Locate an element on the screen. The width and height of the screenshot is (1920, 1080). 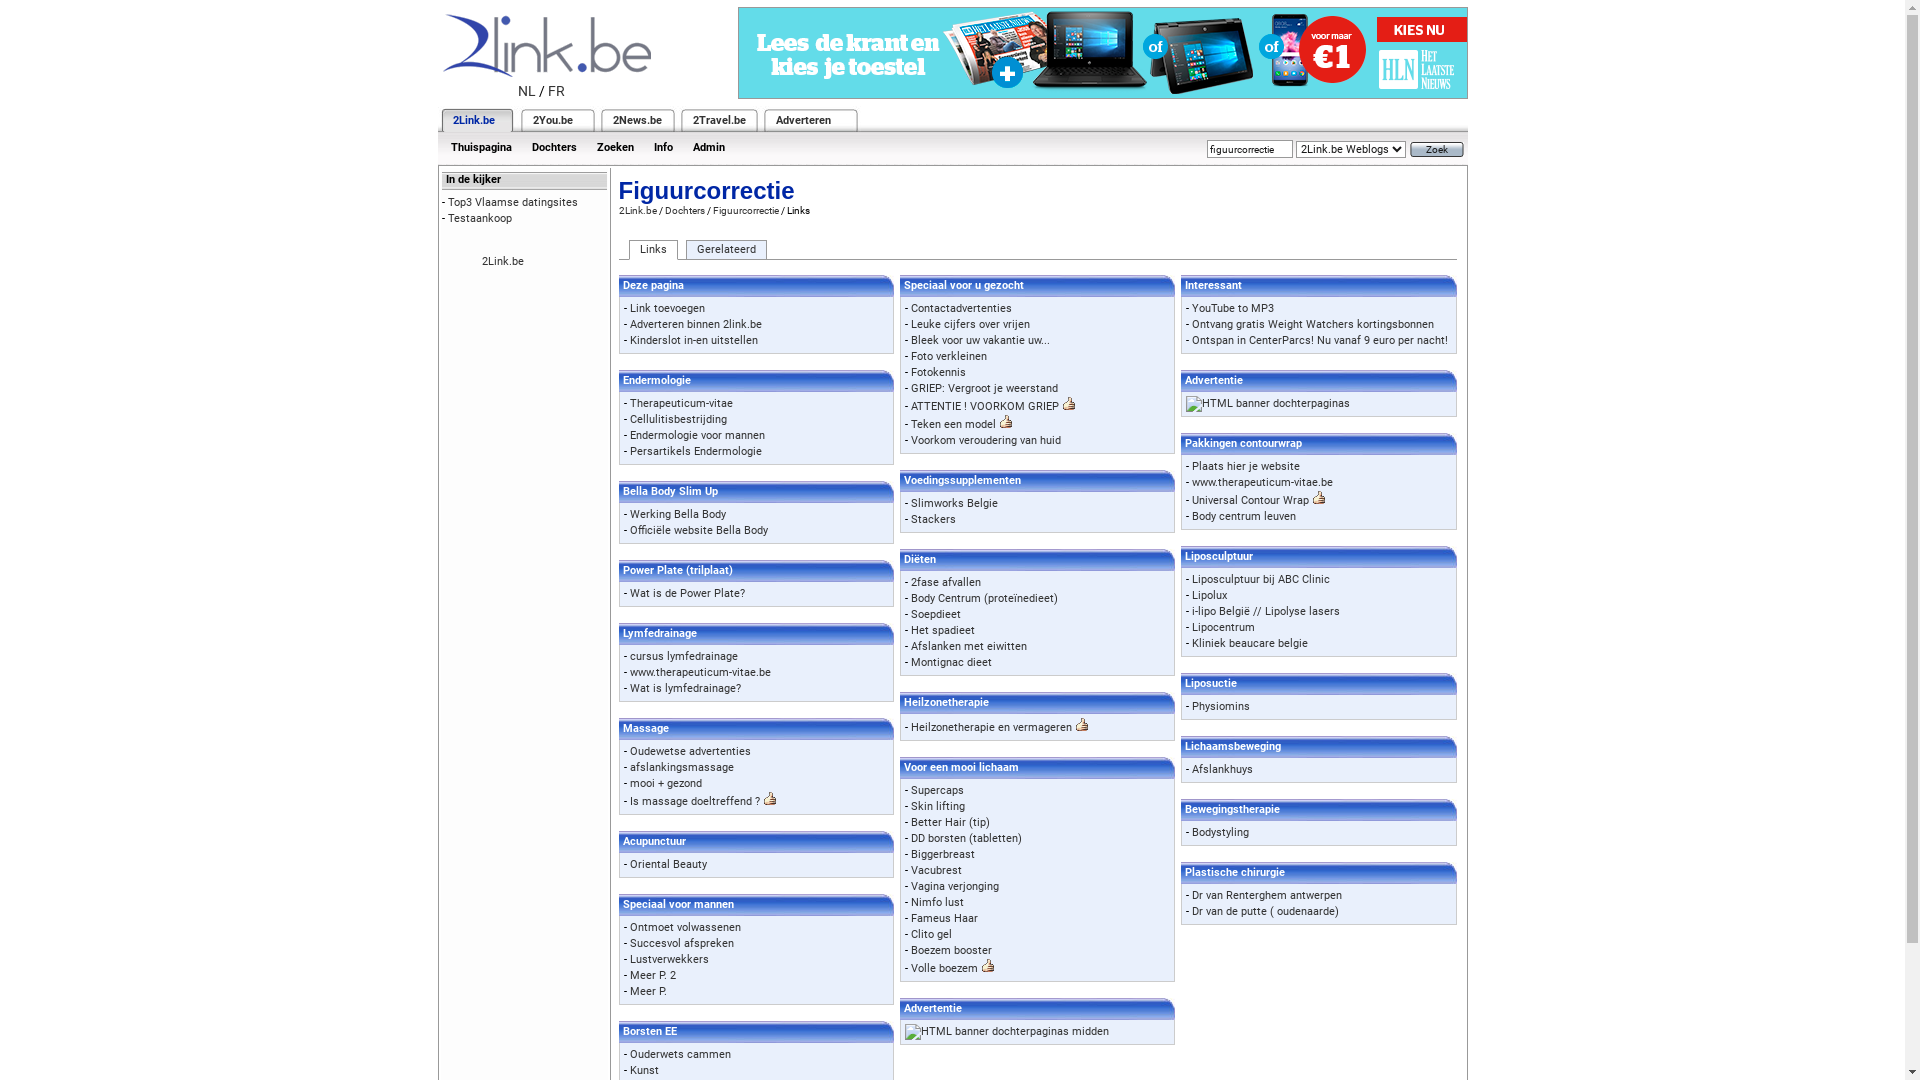
'Ontspan in CenterParcs! Nu vanaf 9 euro per nacht!' is located at coordinates (1191, 339).